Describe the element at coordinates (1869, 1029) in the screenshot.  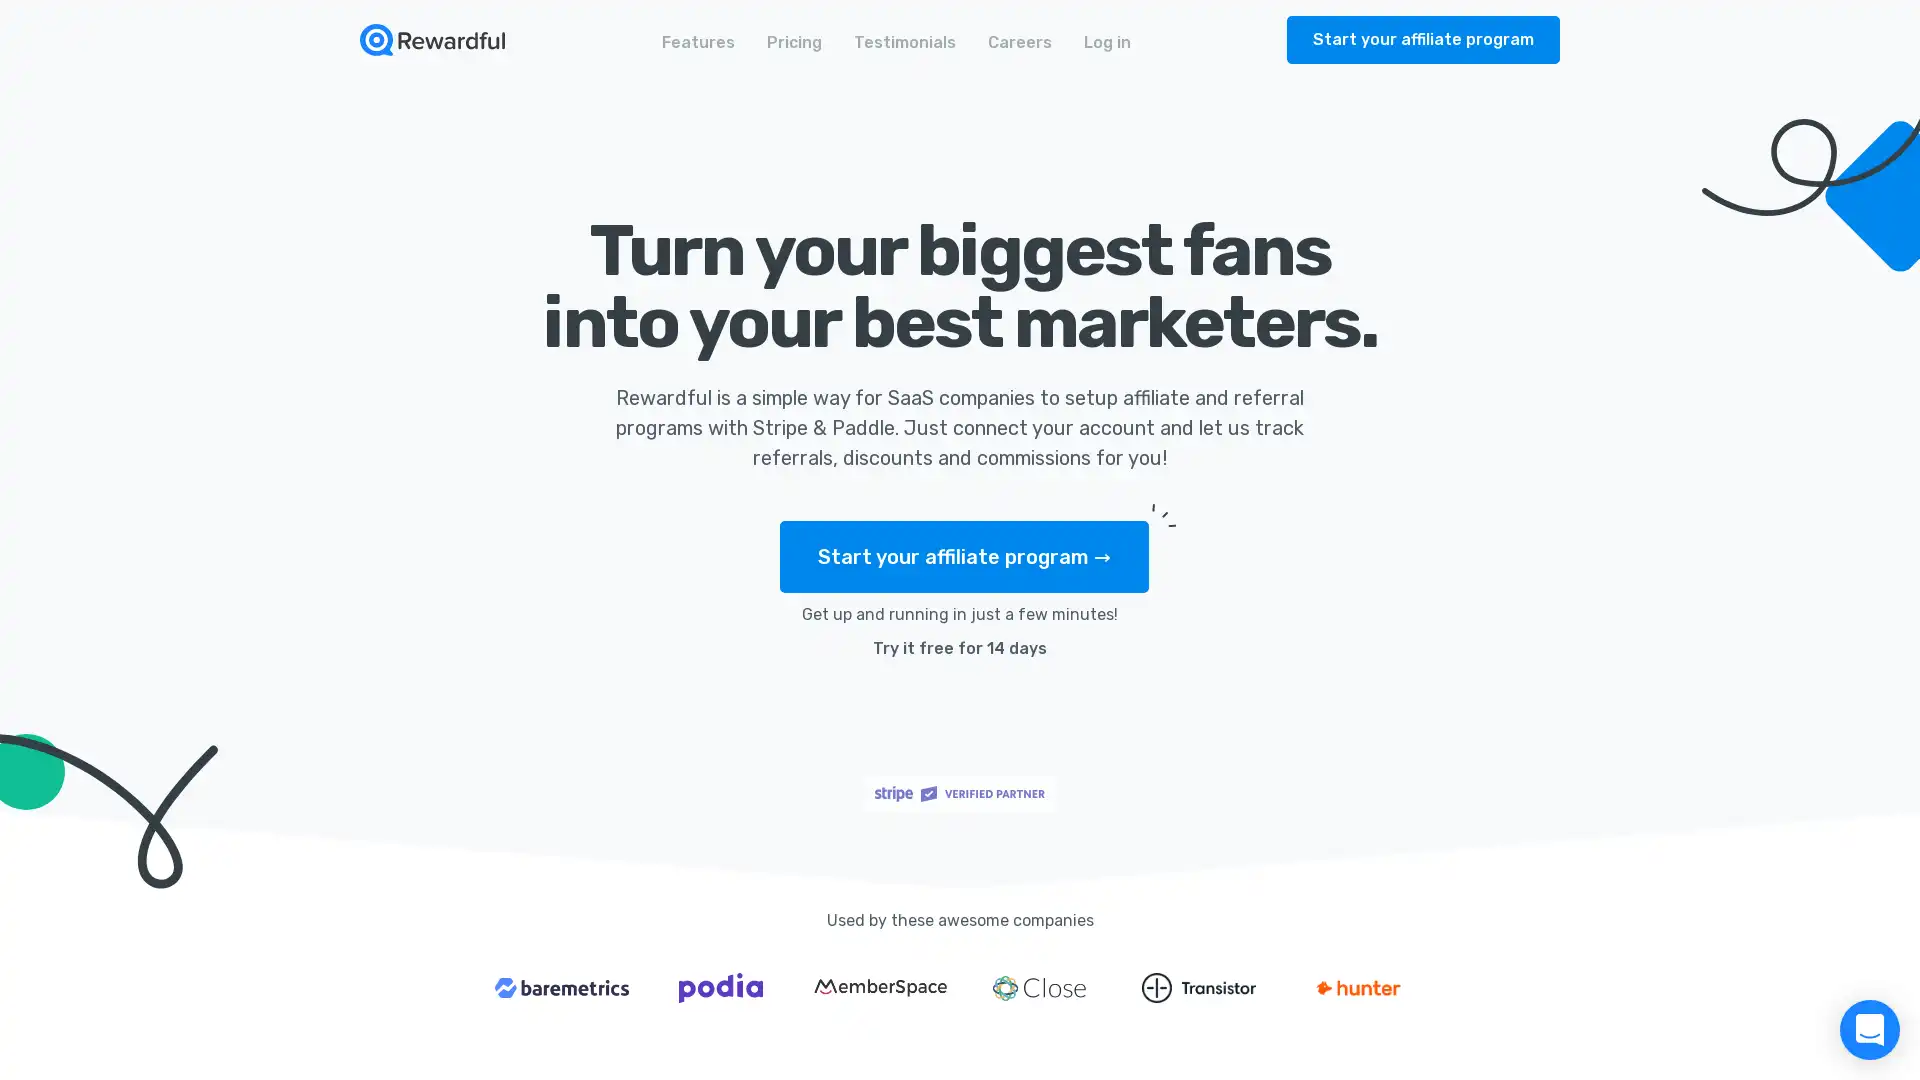
I see `Open Intercom Messenger` at that location.